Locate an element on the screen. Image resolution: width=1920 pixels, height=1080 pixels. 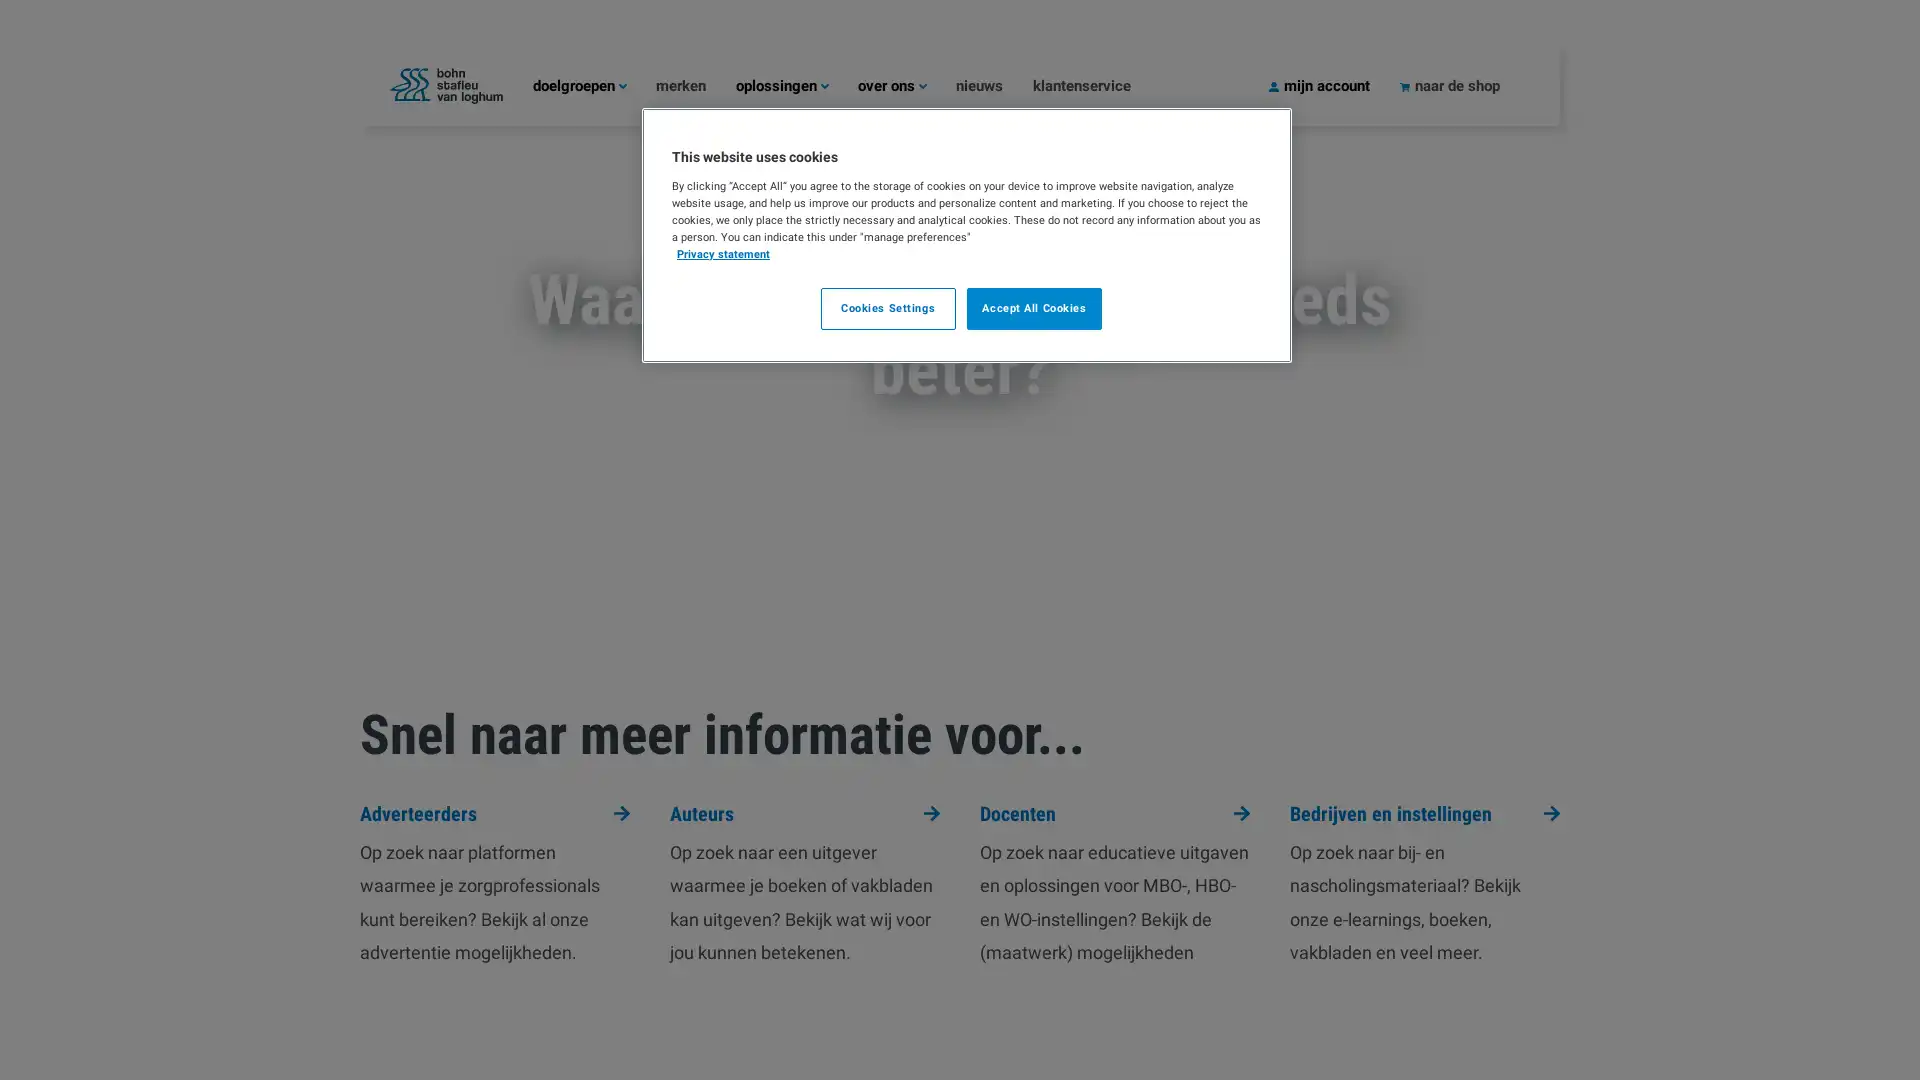
over ons is located at coordinates (906, 84).